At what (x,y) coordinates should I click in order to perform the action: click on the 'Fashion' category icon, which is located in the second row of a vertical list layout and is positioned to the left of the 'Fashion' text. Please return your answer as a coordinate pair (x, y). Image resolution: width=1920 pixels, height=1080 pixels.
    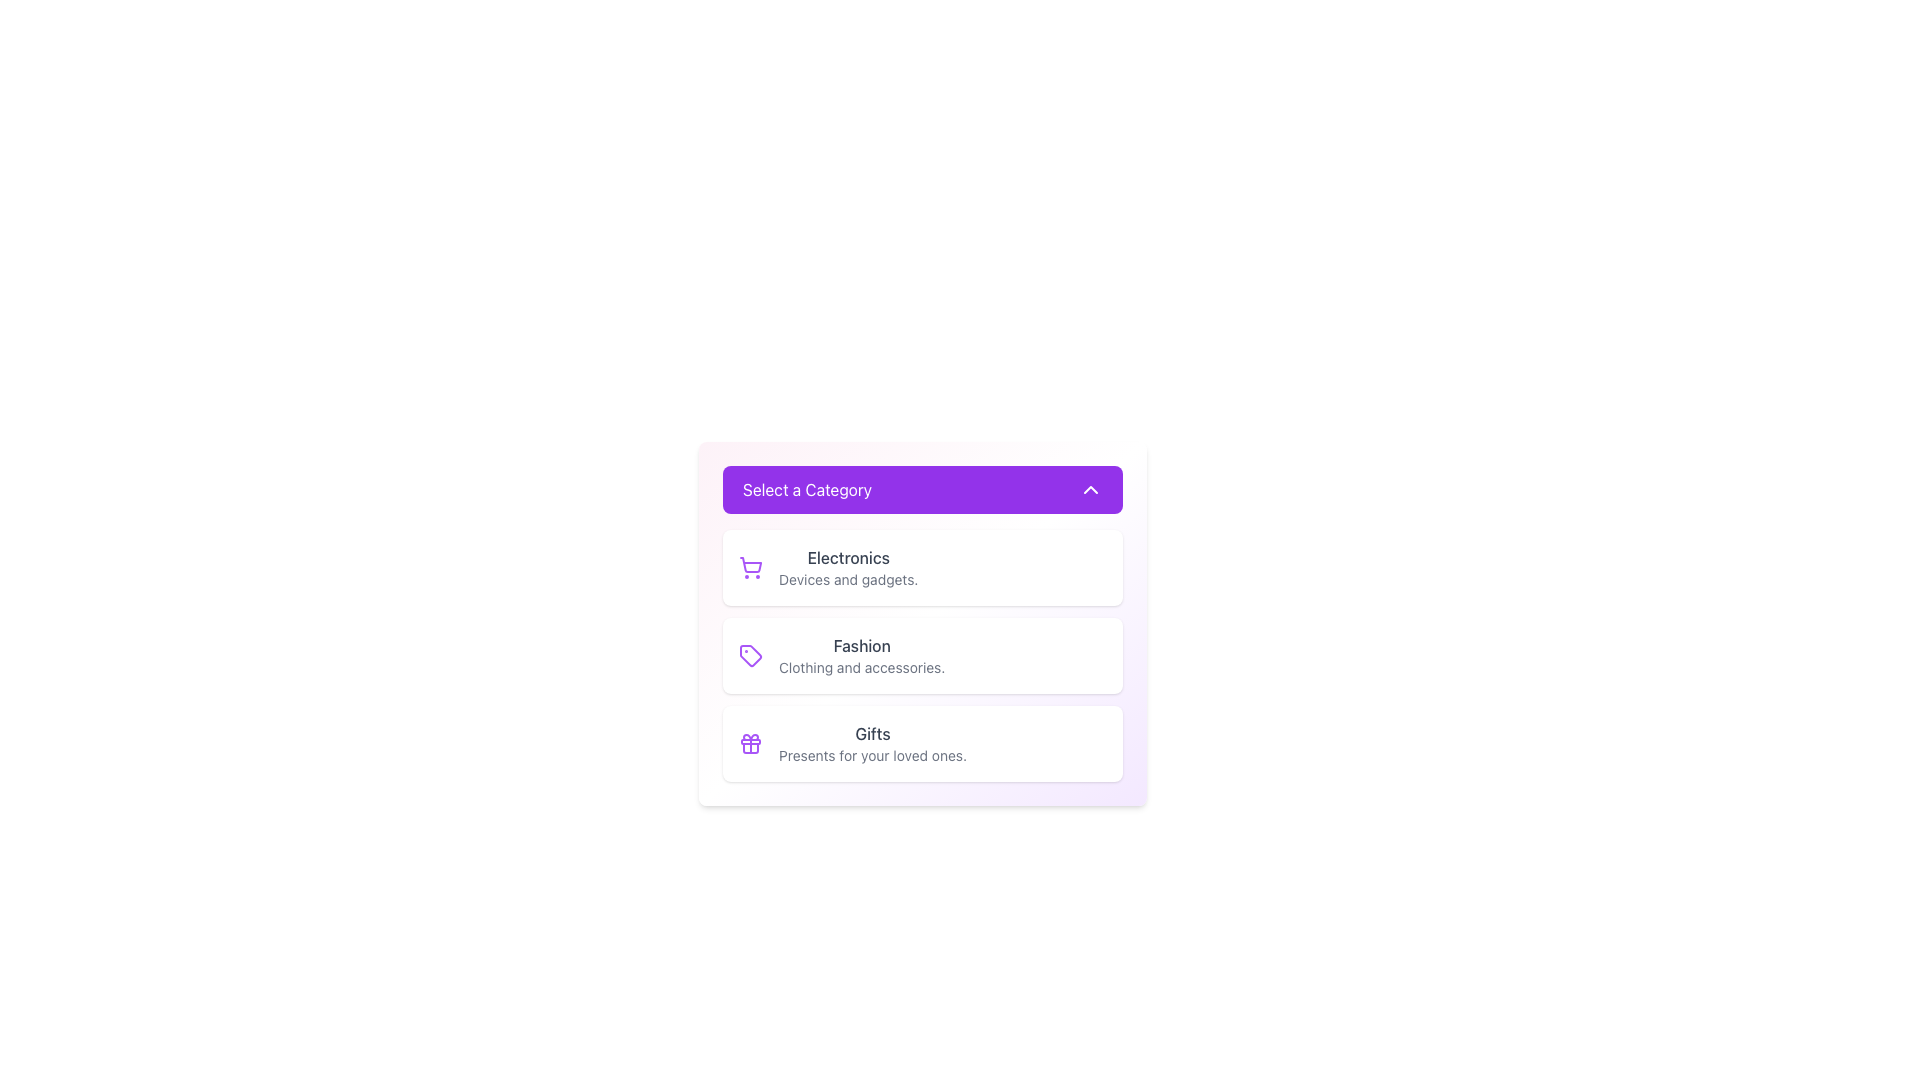
    Looking at the image, I should click on (749, 655).